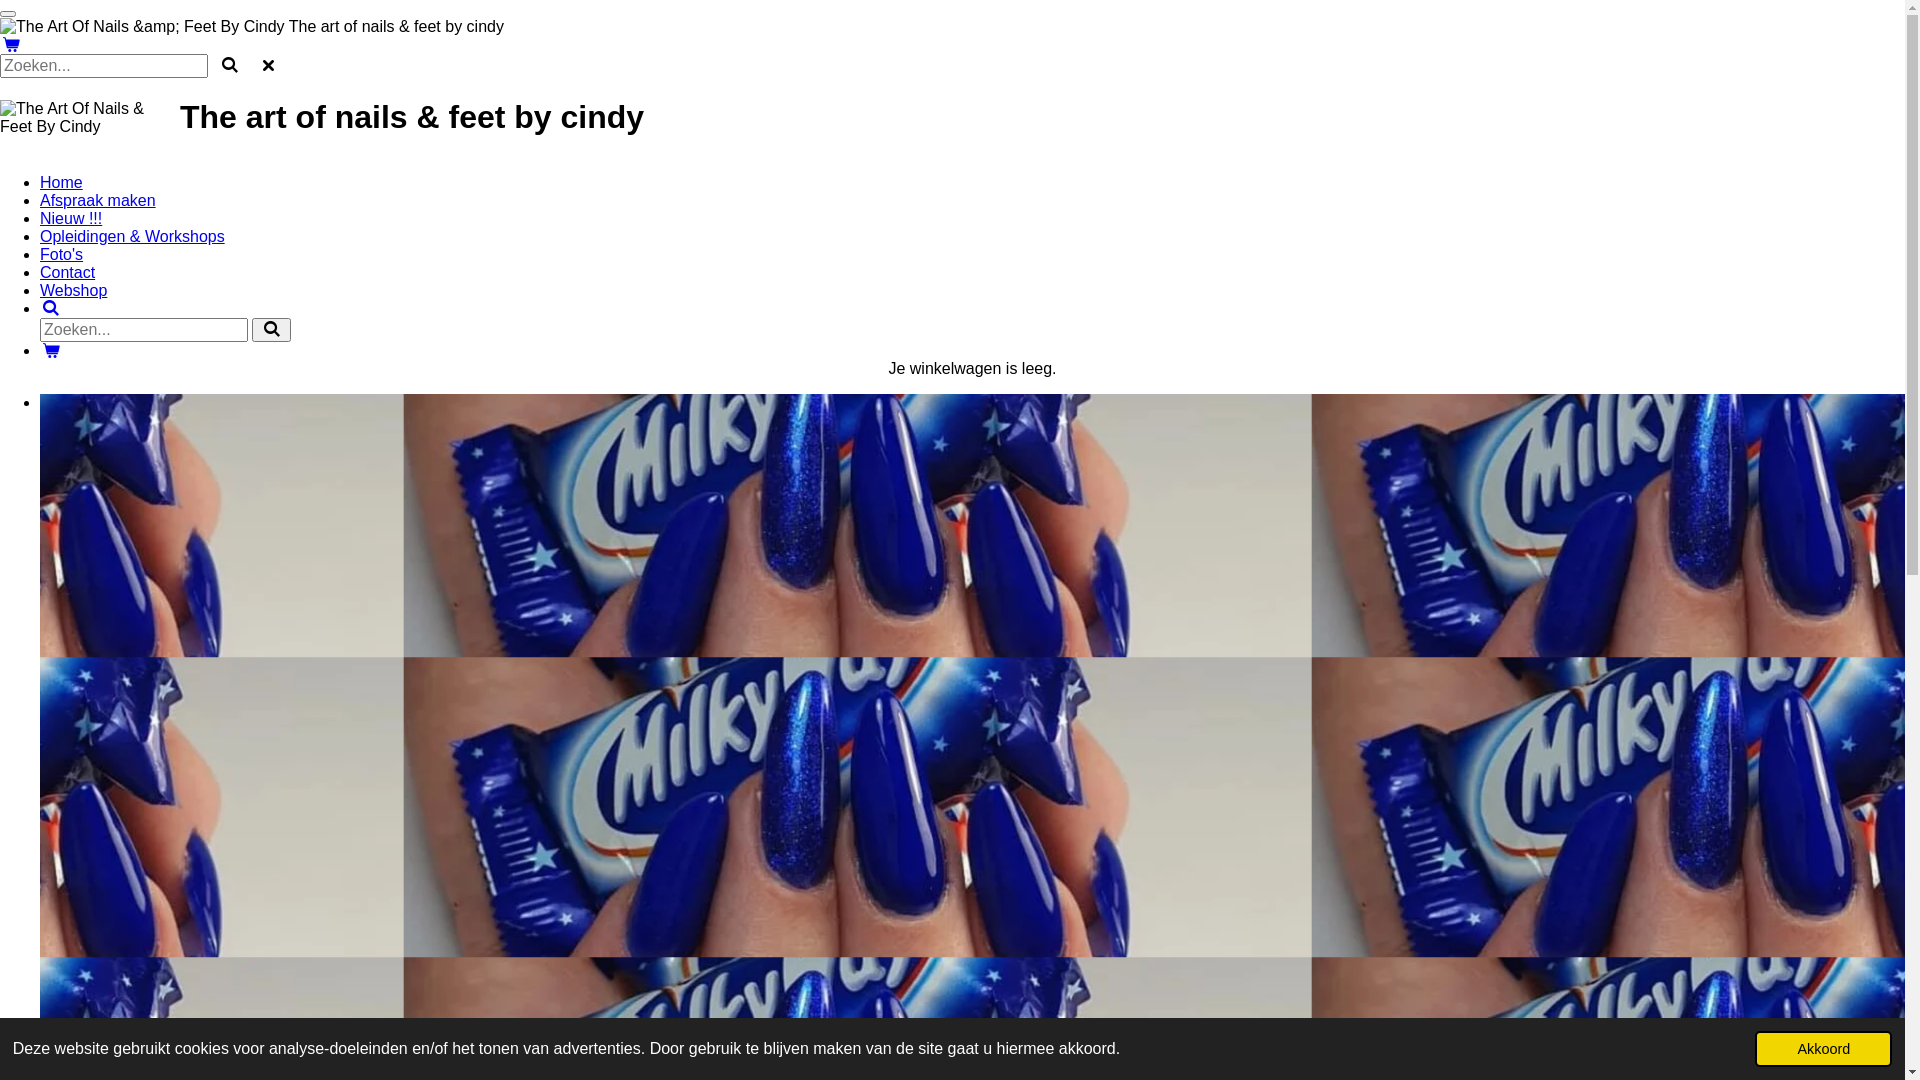  What do you see at coordinates (1754, 1048) in the screenshot?
I see `'Akkoord'` at bounding box center [1754, 1048].